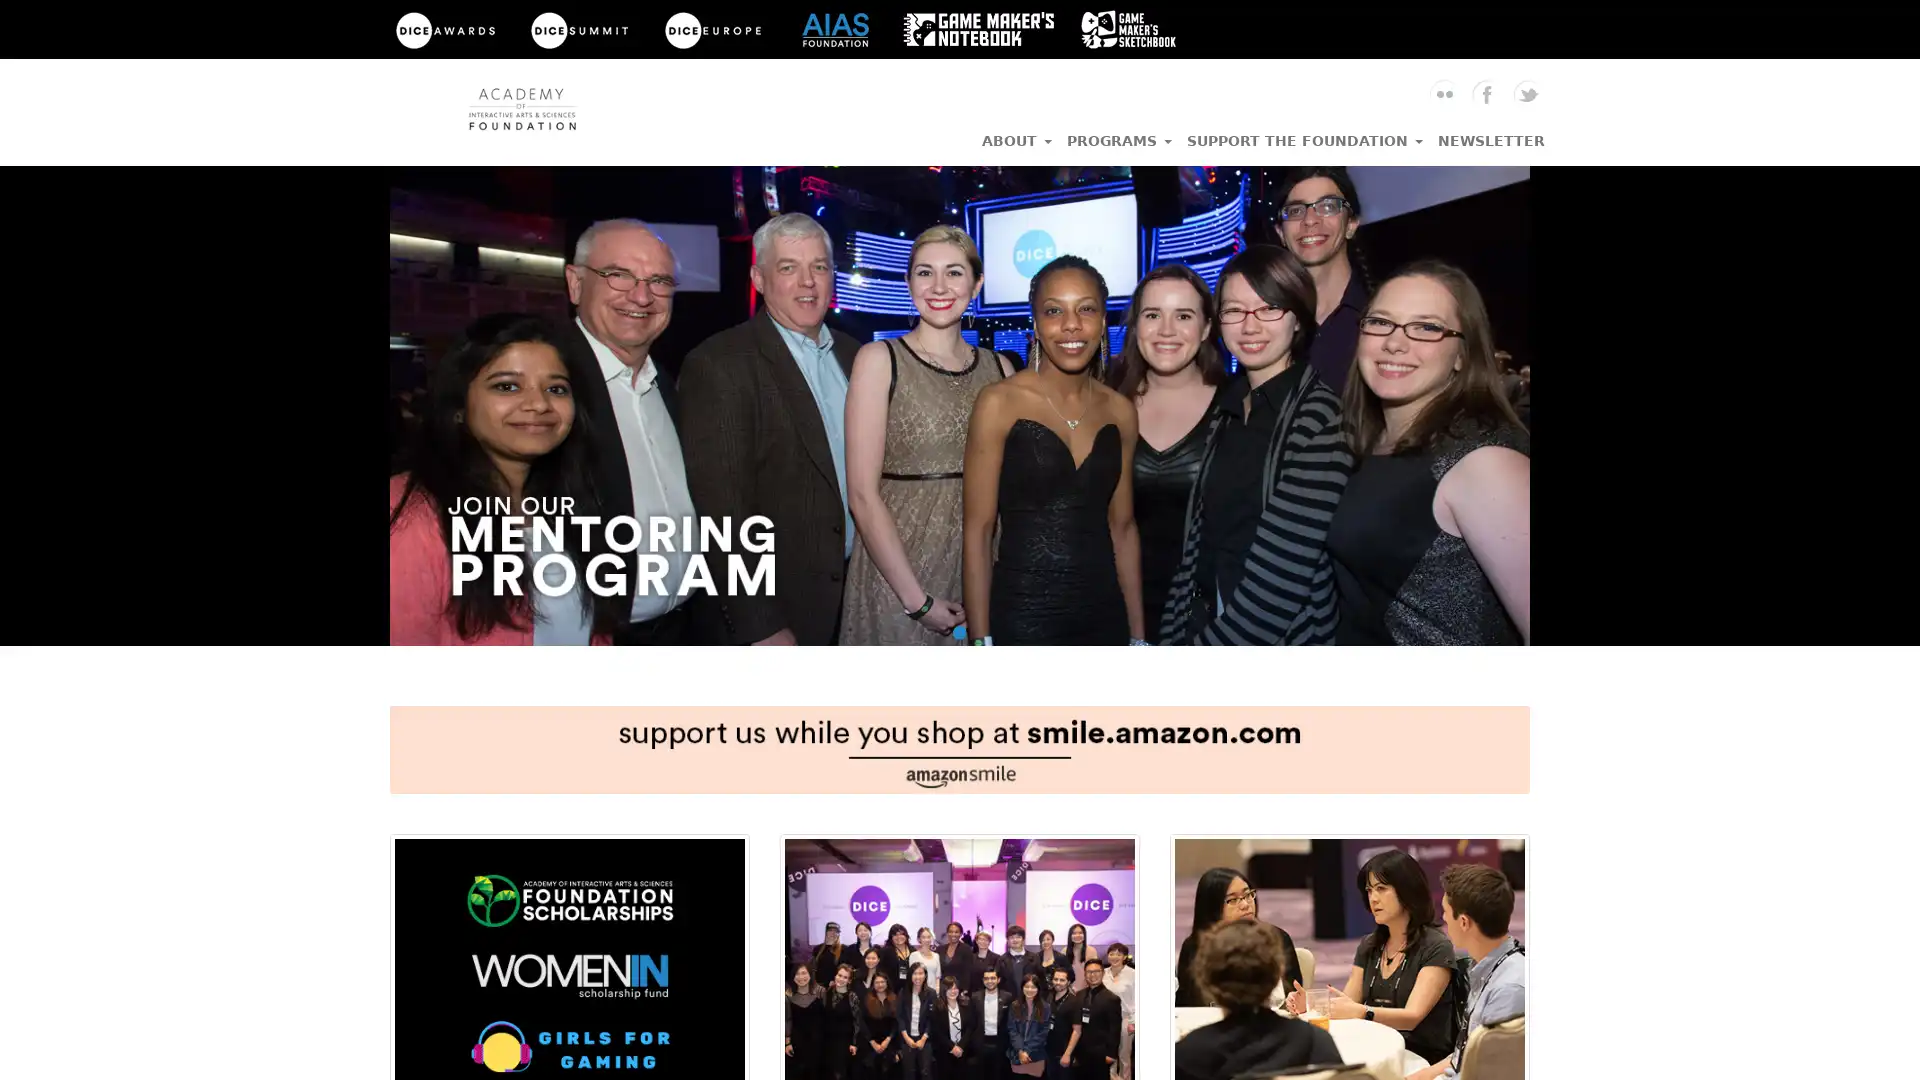 The height and width of the screenshot is (1080, 1920). Describe the element at coordinates (1305, 140) in the screenshot. I see `SUPPORT THE FOUNDATION` at that location.